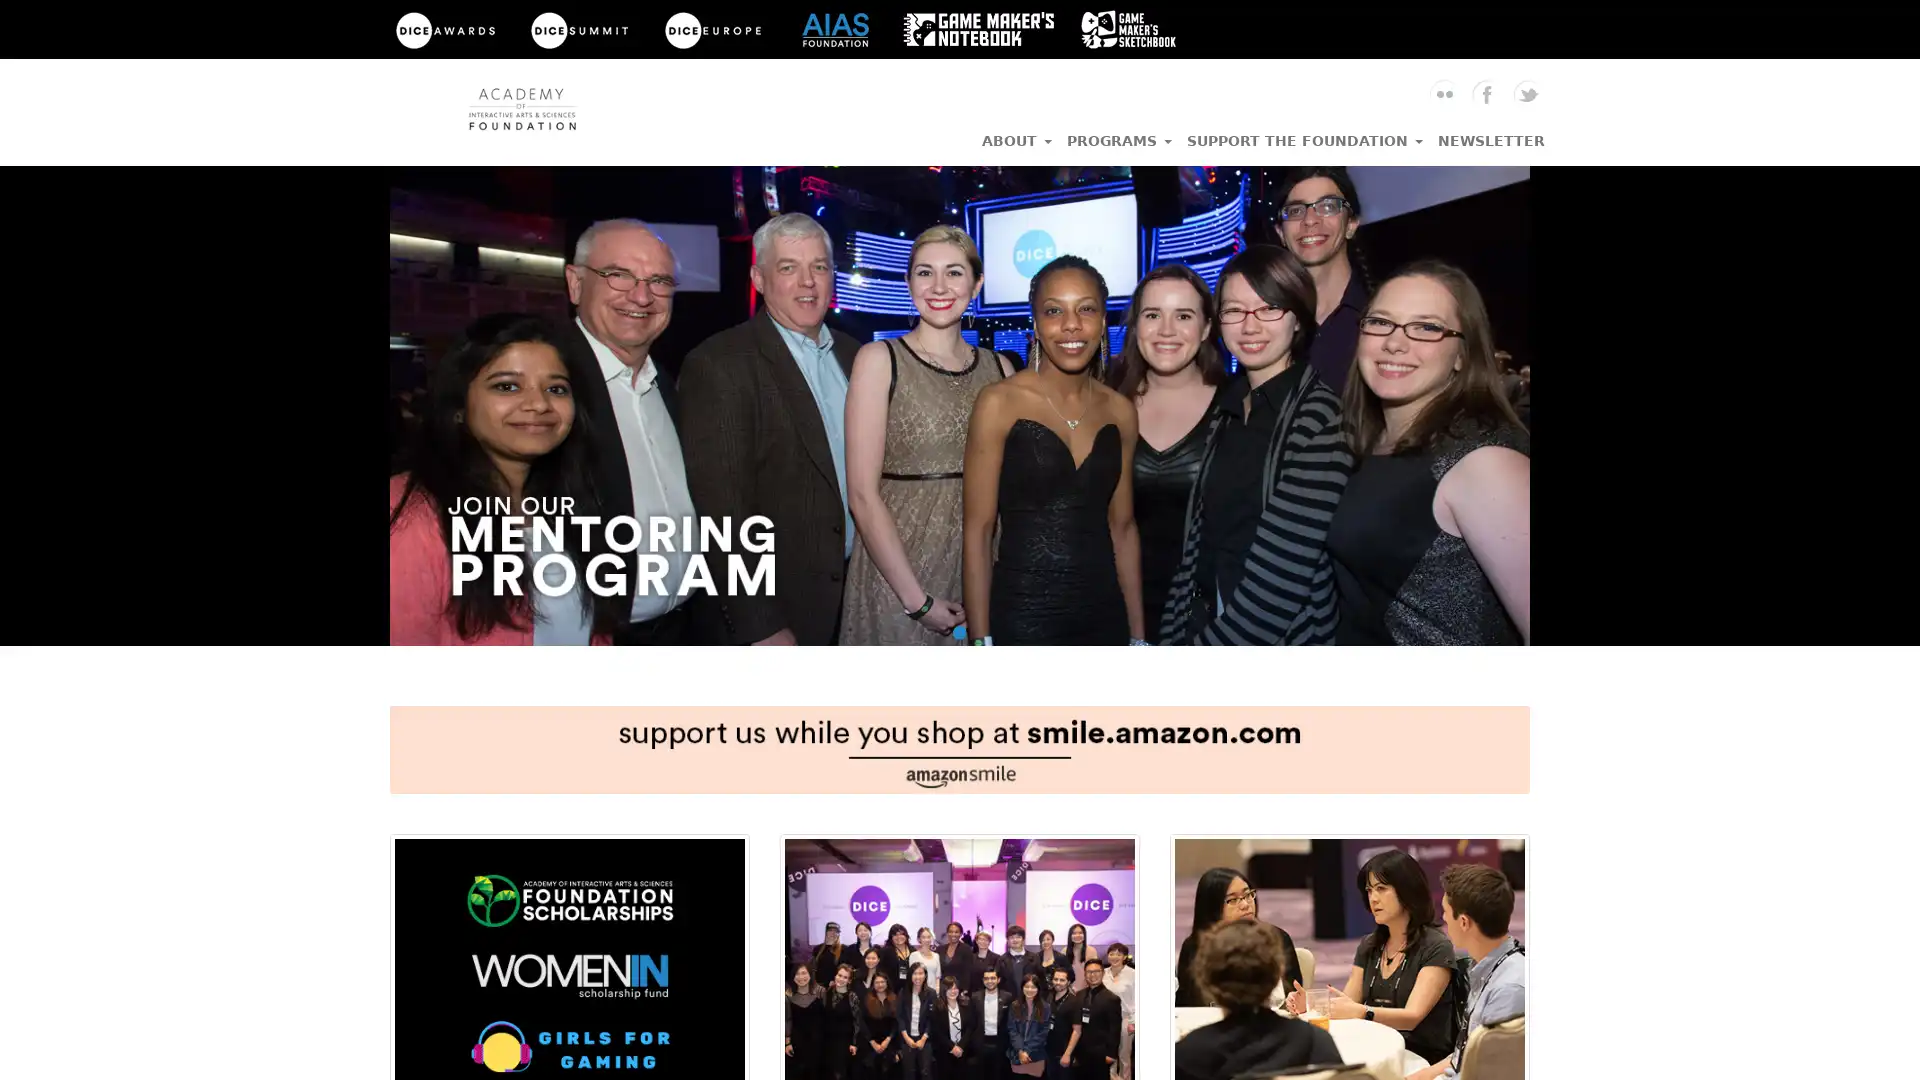 The height and width of the screenshot is (1080, 1920). Describe the element at coordinates (1305, 140) in the screenshot. I see `SUPPORT THE FOUNDATION` at that location.